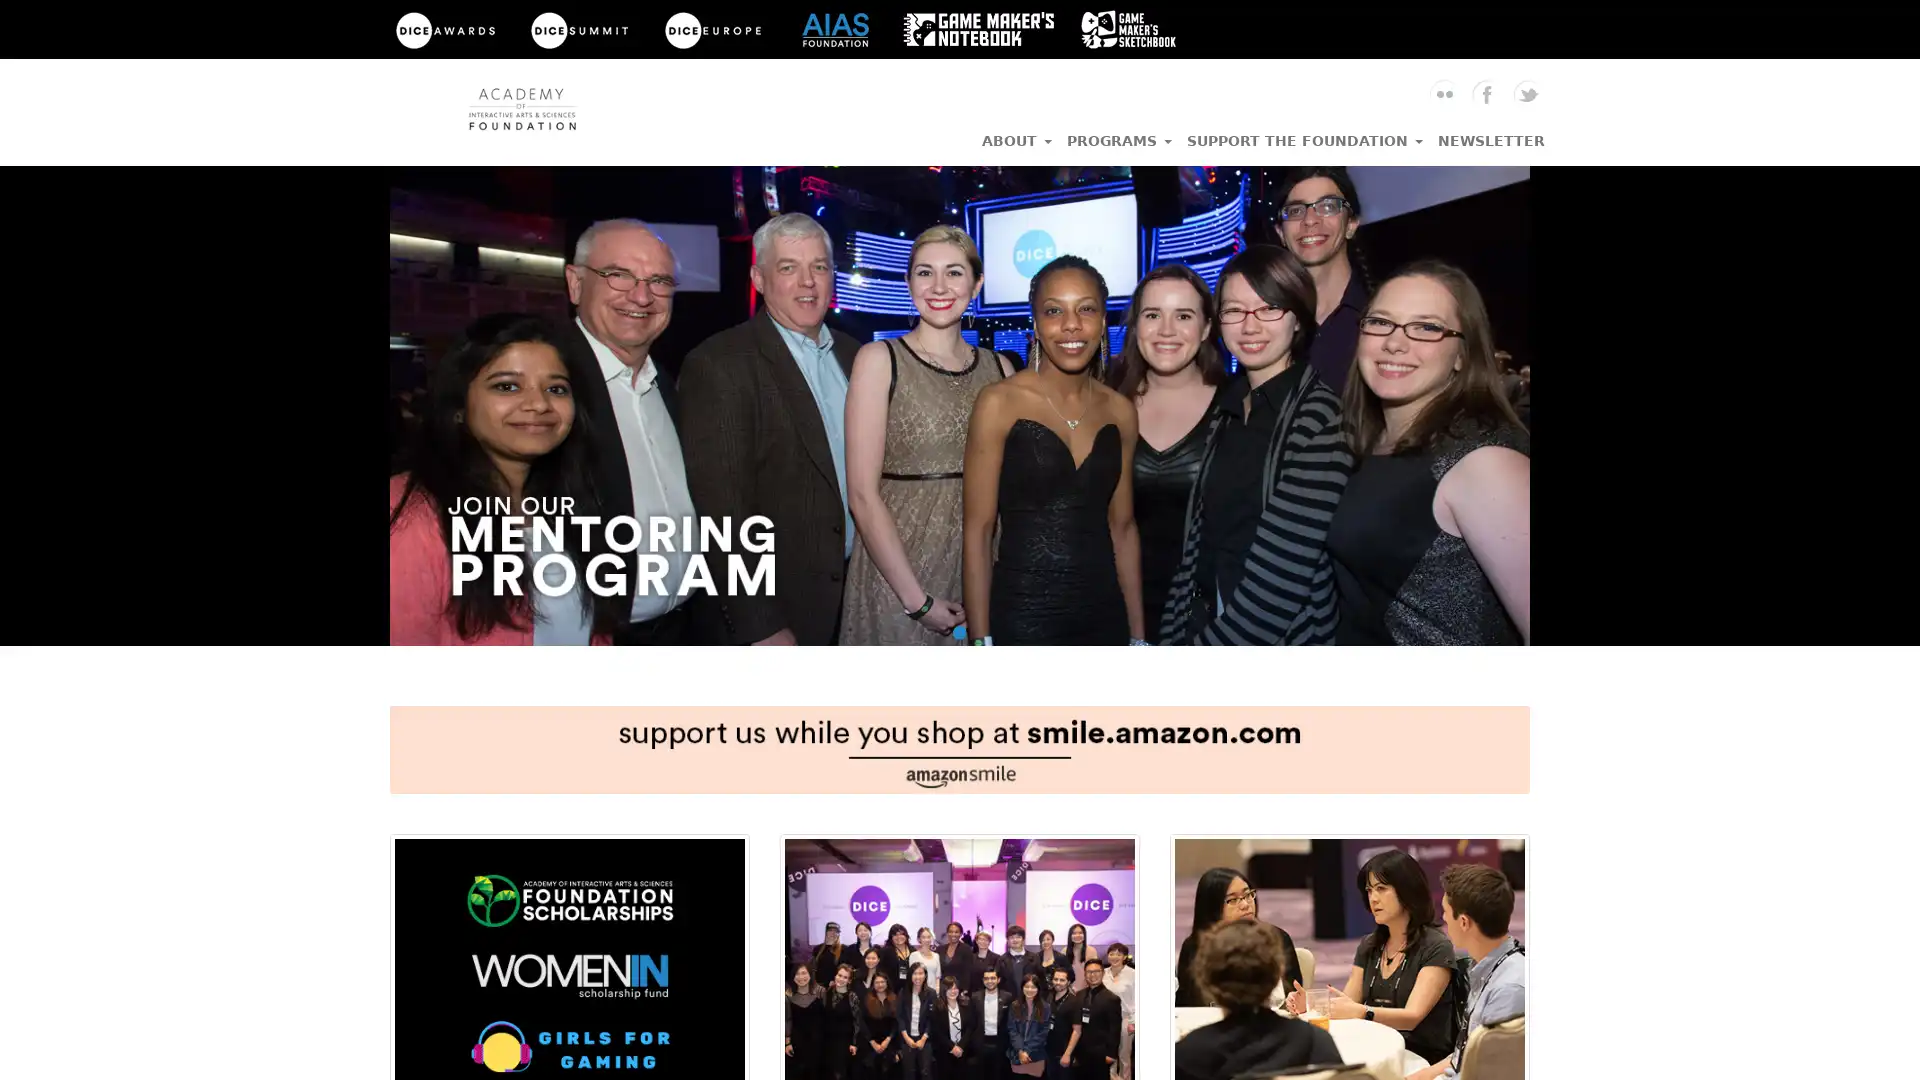 The height and width of the screenshot is (1080, 1920). Describe the element at coordinates (1305, 140) in the screenshot. I see `SUPPORT THE FOUNDATION` at that location.